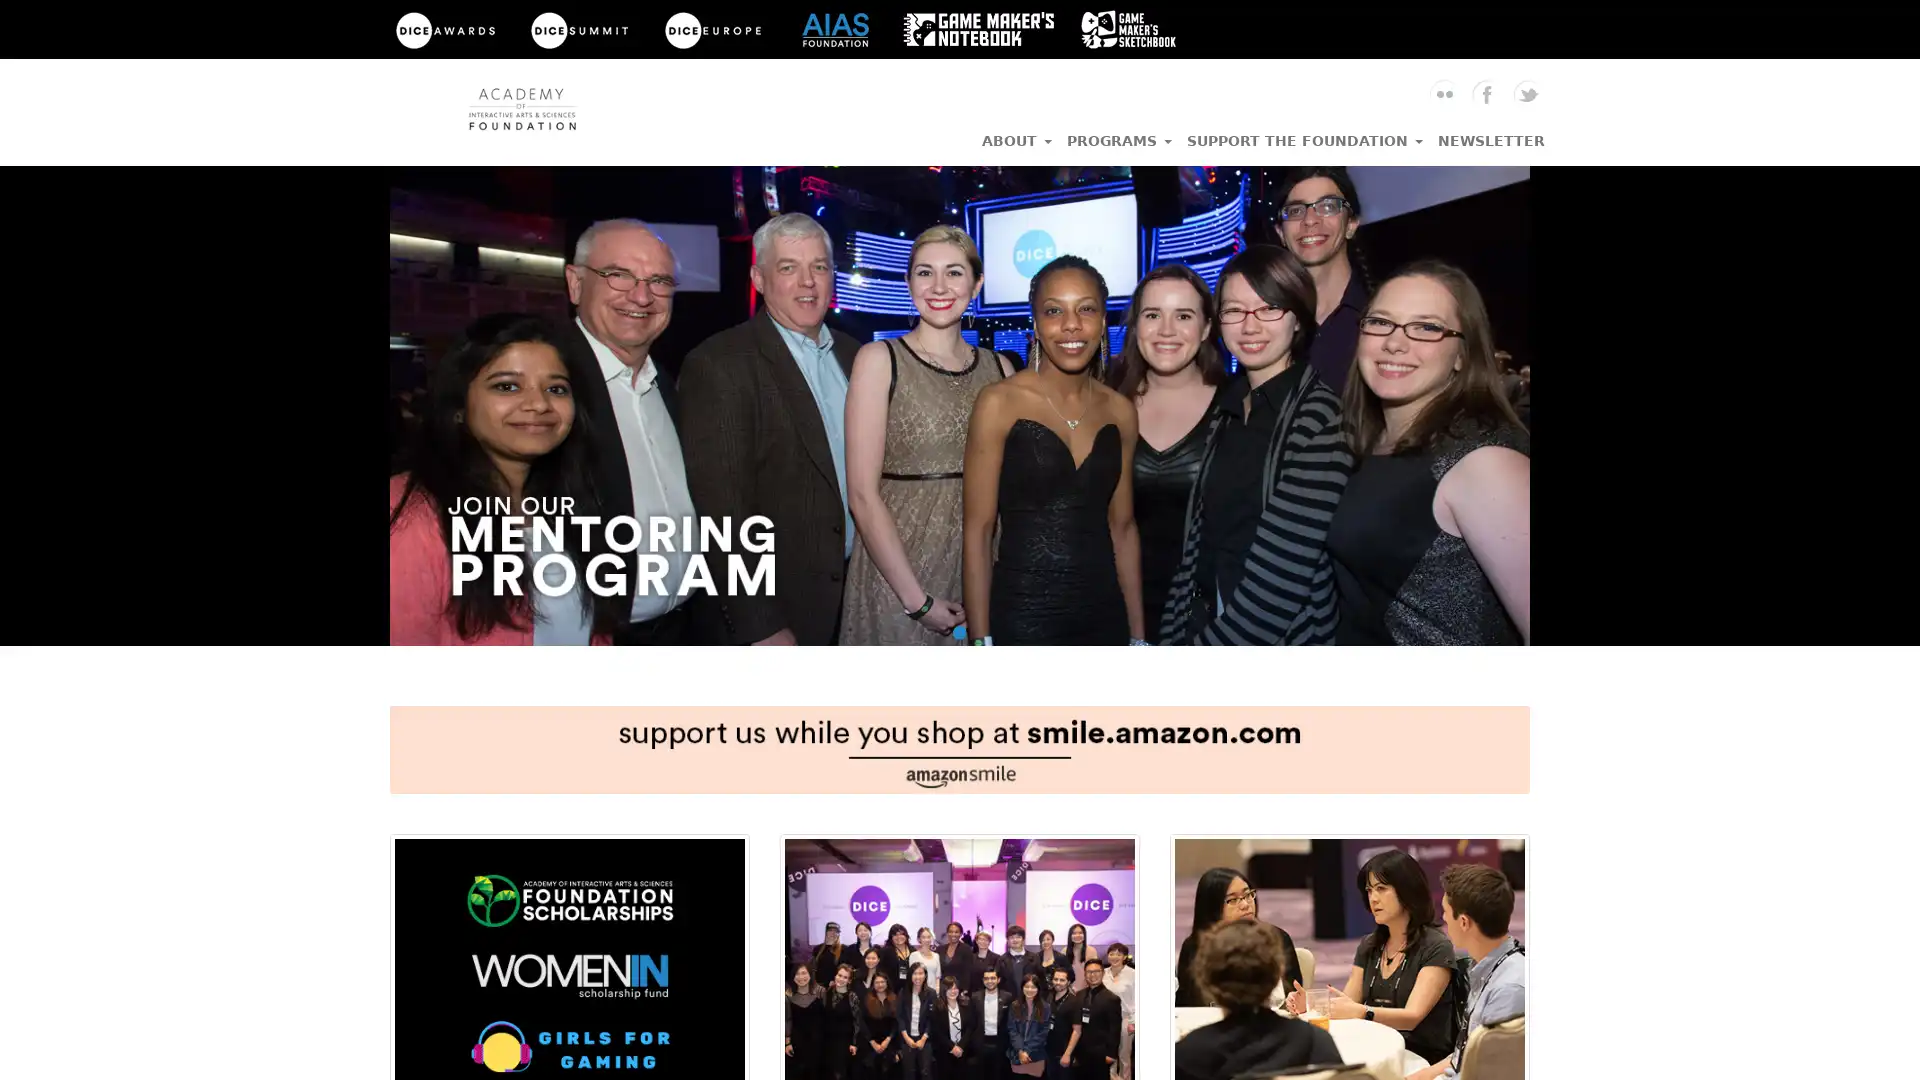 The height and width of the screenshot is (1080, 1920). Describe the element at coordinates (1305, 140) in the screenshot. I see `SUPPORT THE FOUNDATION` at that location.